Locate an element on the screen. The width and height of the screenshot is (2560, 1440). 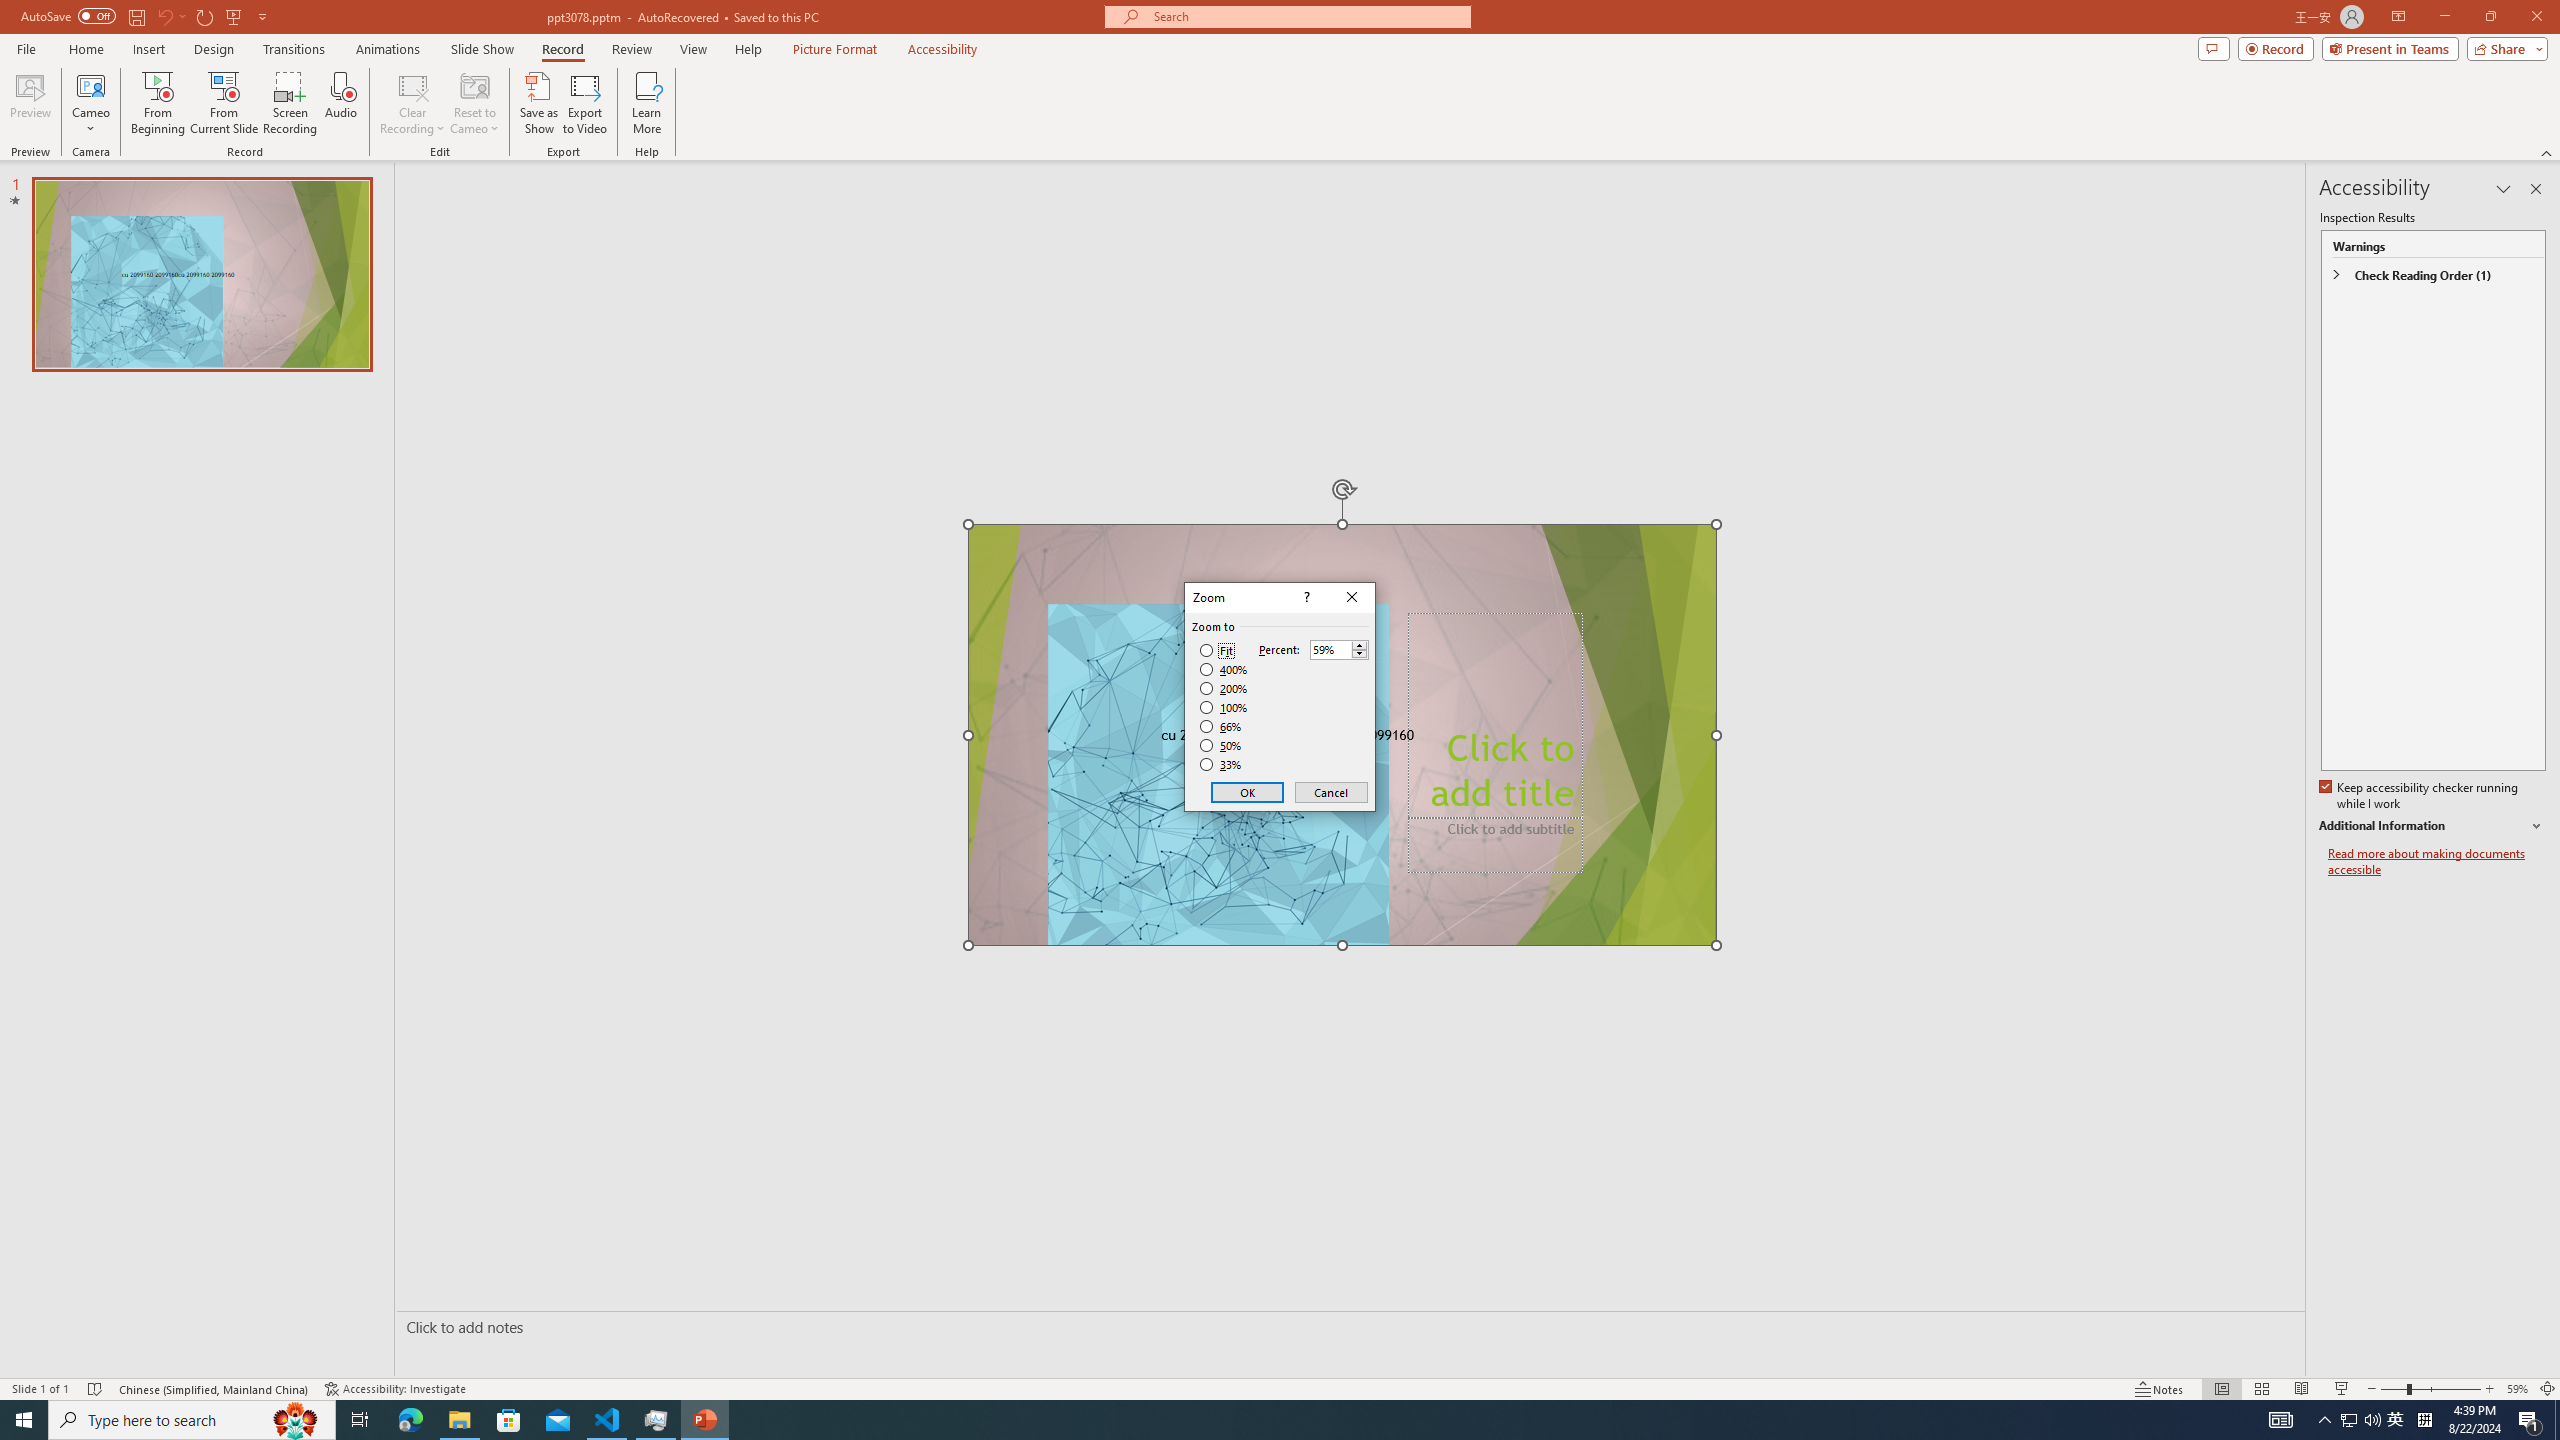
'Search highlights icon opens search home window' is located at coordinates (294, 1418).